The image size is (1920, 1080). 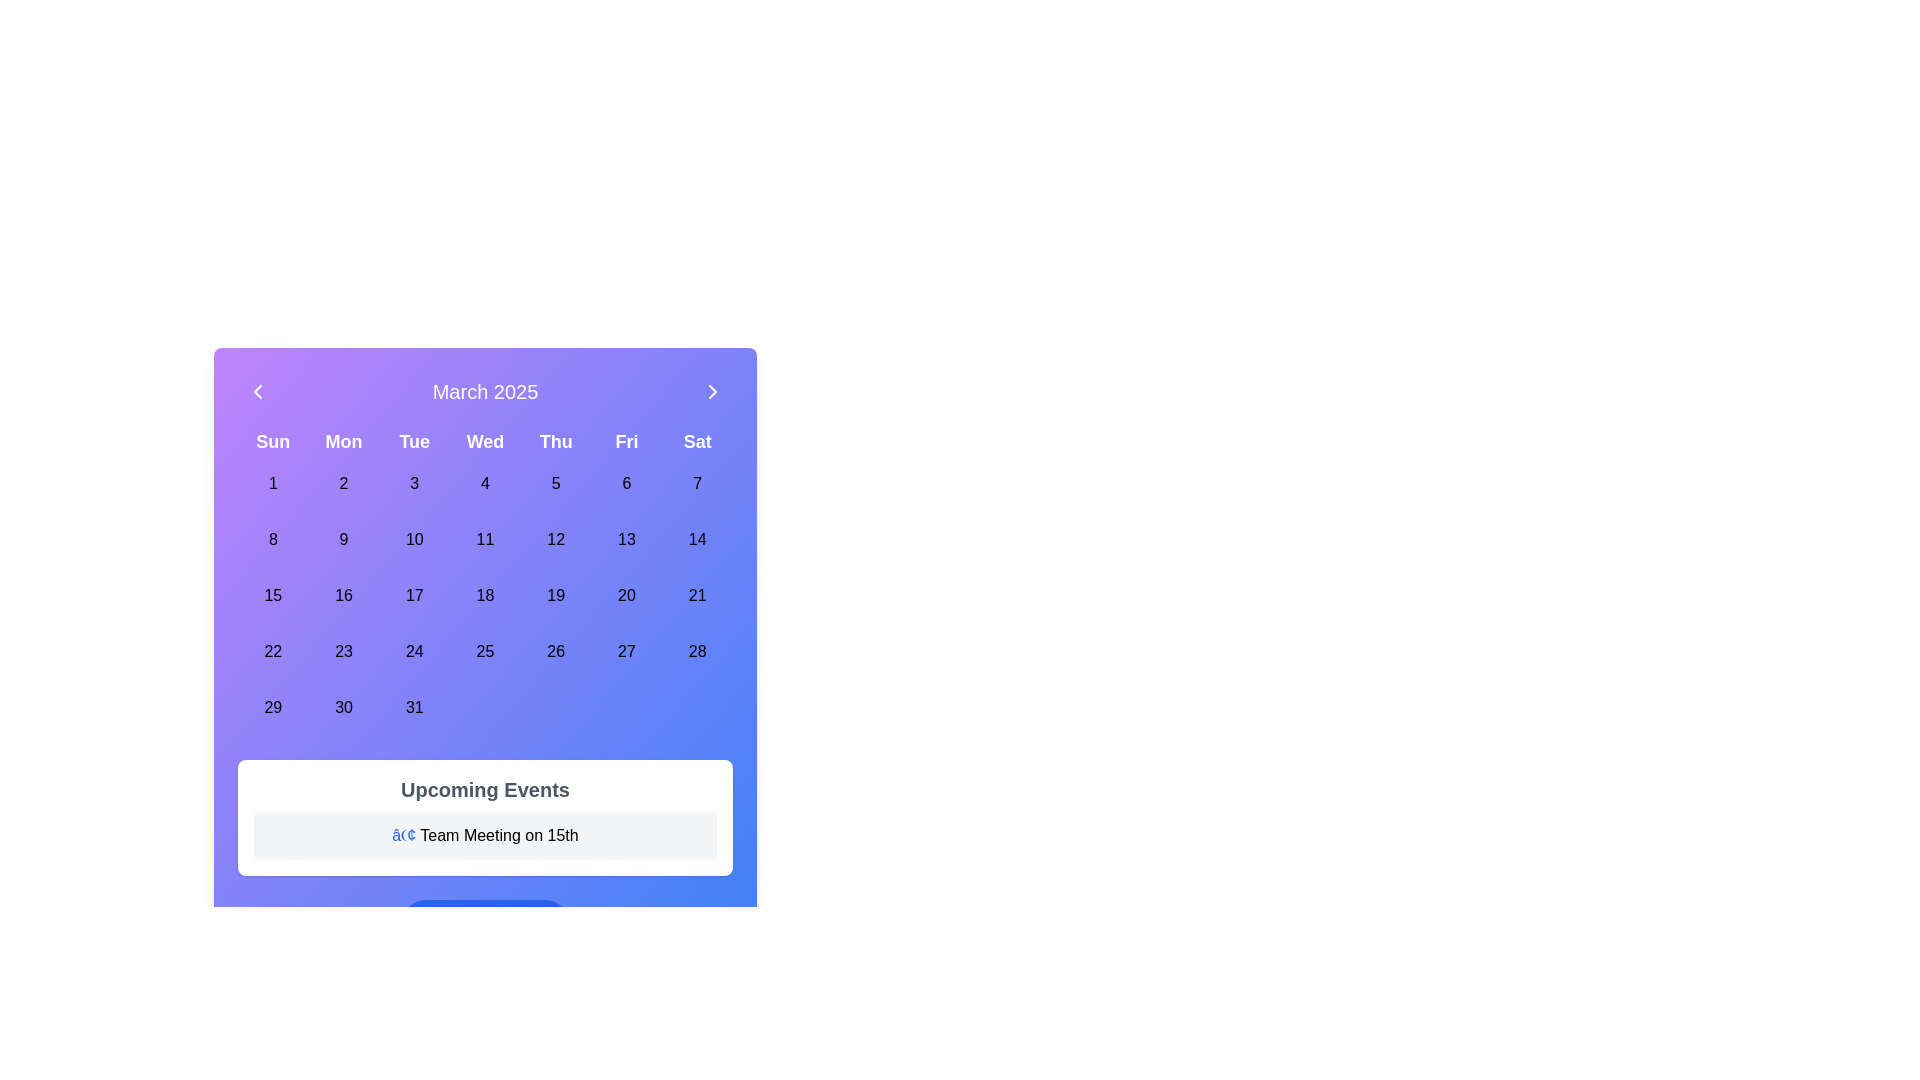 I want to click on the date '30' button, so click(x=344, y=707).